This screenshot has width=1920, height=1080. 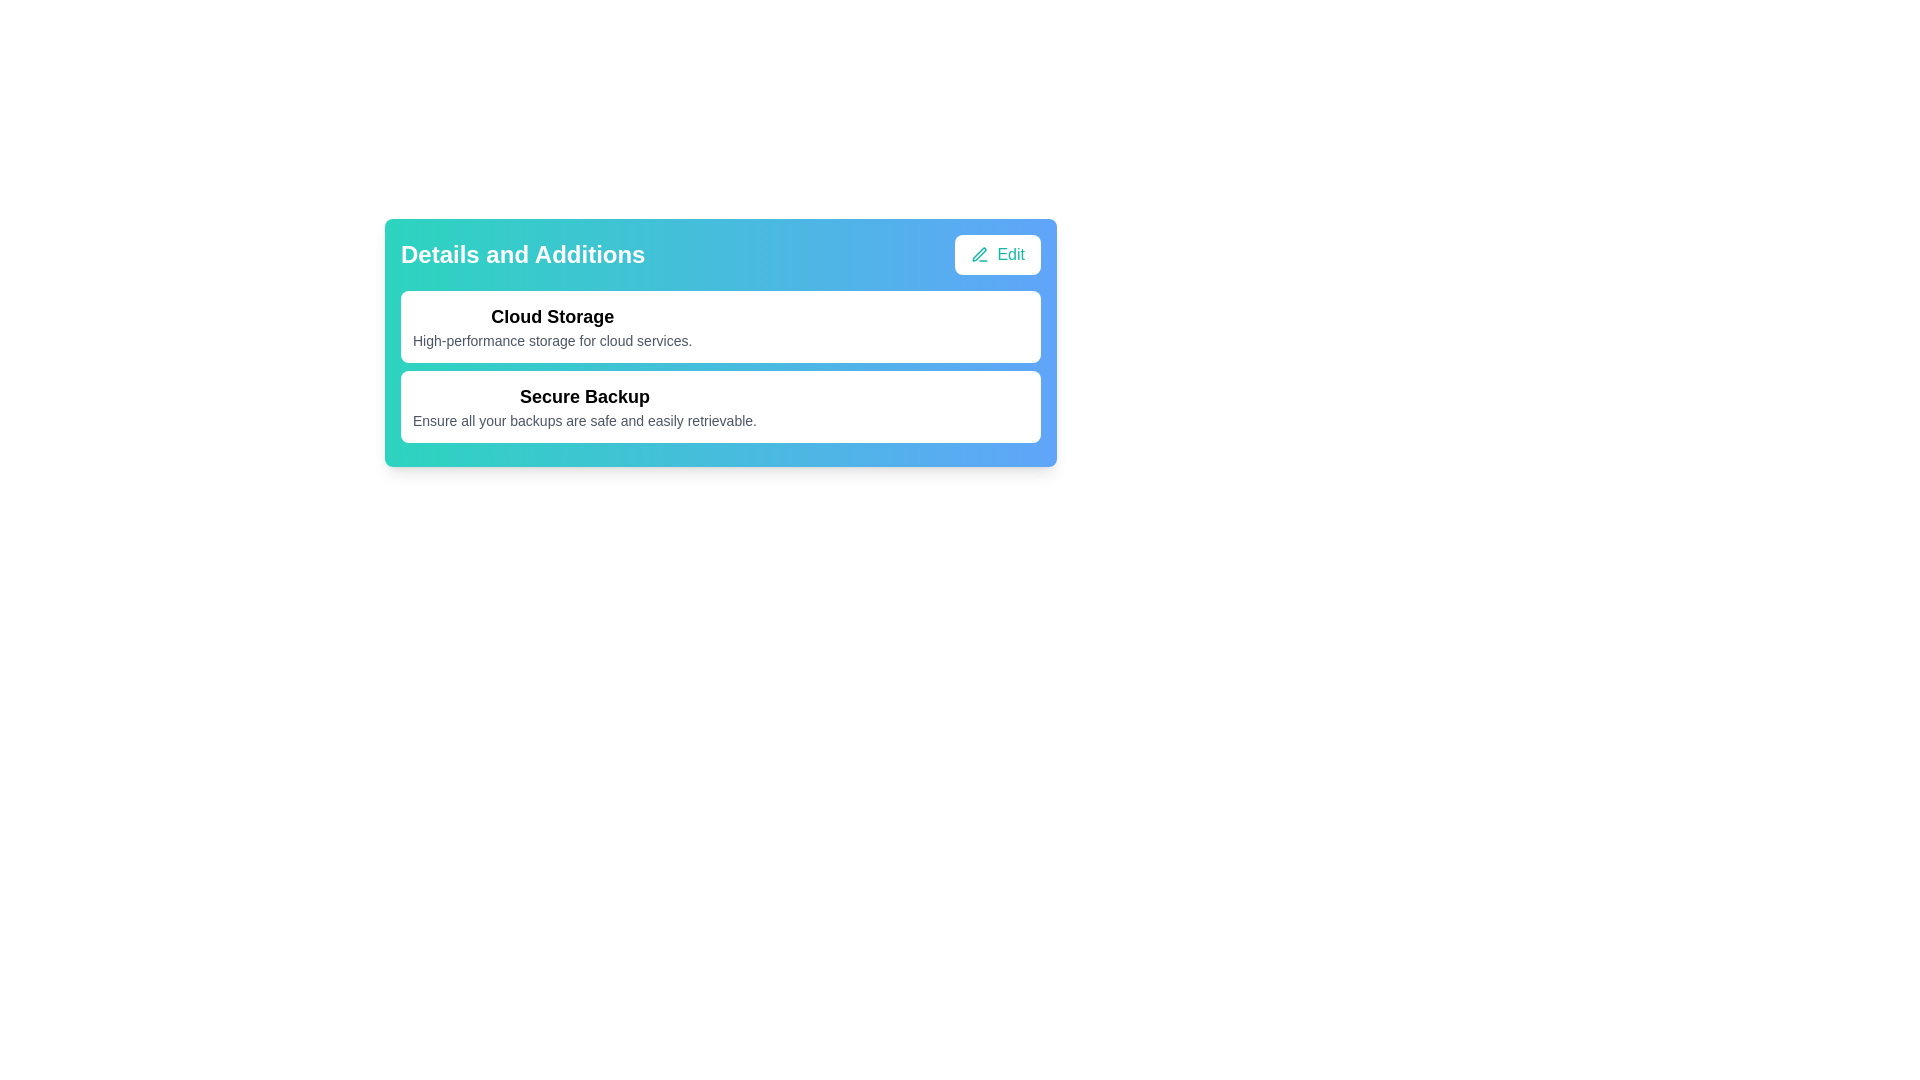 What do you see at coordinates (980, 253) in the screenshot?
I see `the pen icon located within the 'Edit' button, which has a white background and teal text, positioned in the top-right corner of the card titled 'Details and Additions'` at bounding box center [980, 253].